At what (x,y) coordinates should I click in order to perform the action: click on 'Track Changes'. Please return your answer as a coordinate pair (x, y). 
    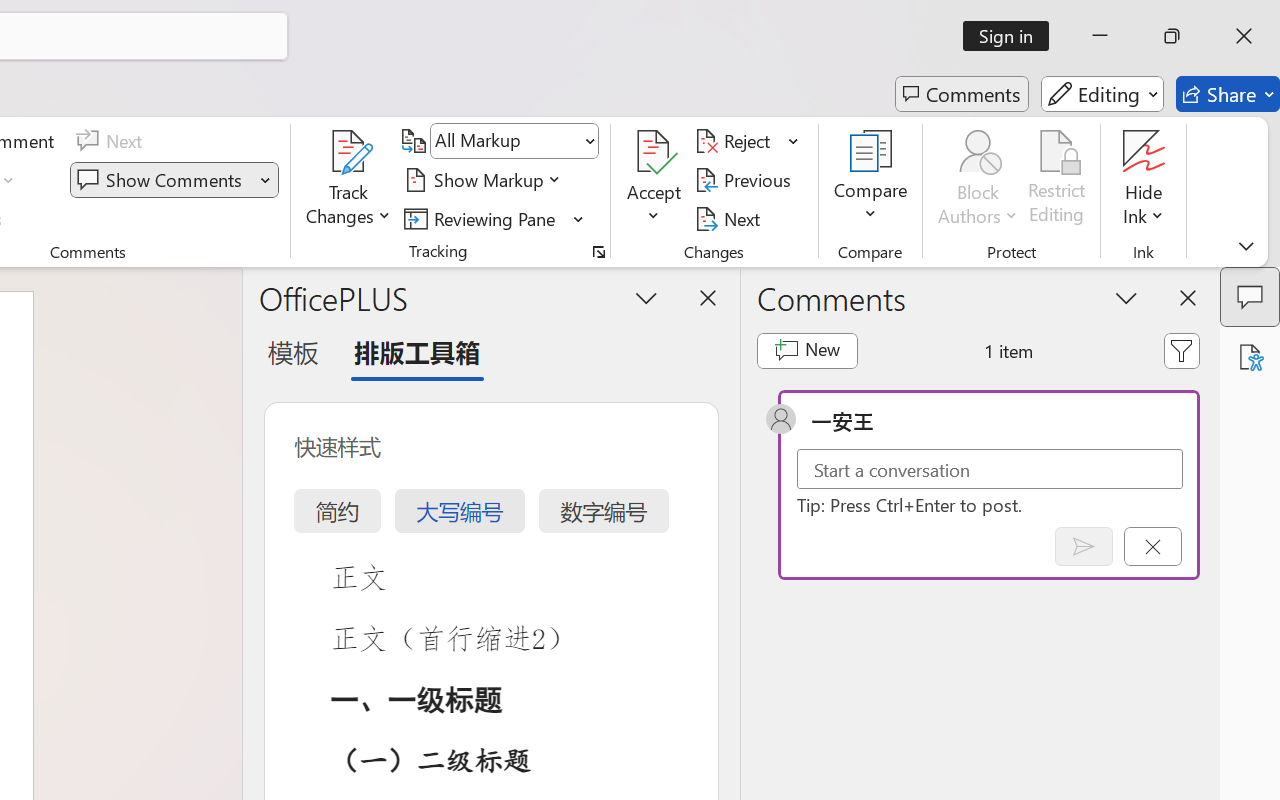
    Looking at the image, I should click on (349, 179).